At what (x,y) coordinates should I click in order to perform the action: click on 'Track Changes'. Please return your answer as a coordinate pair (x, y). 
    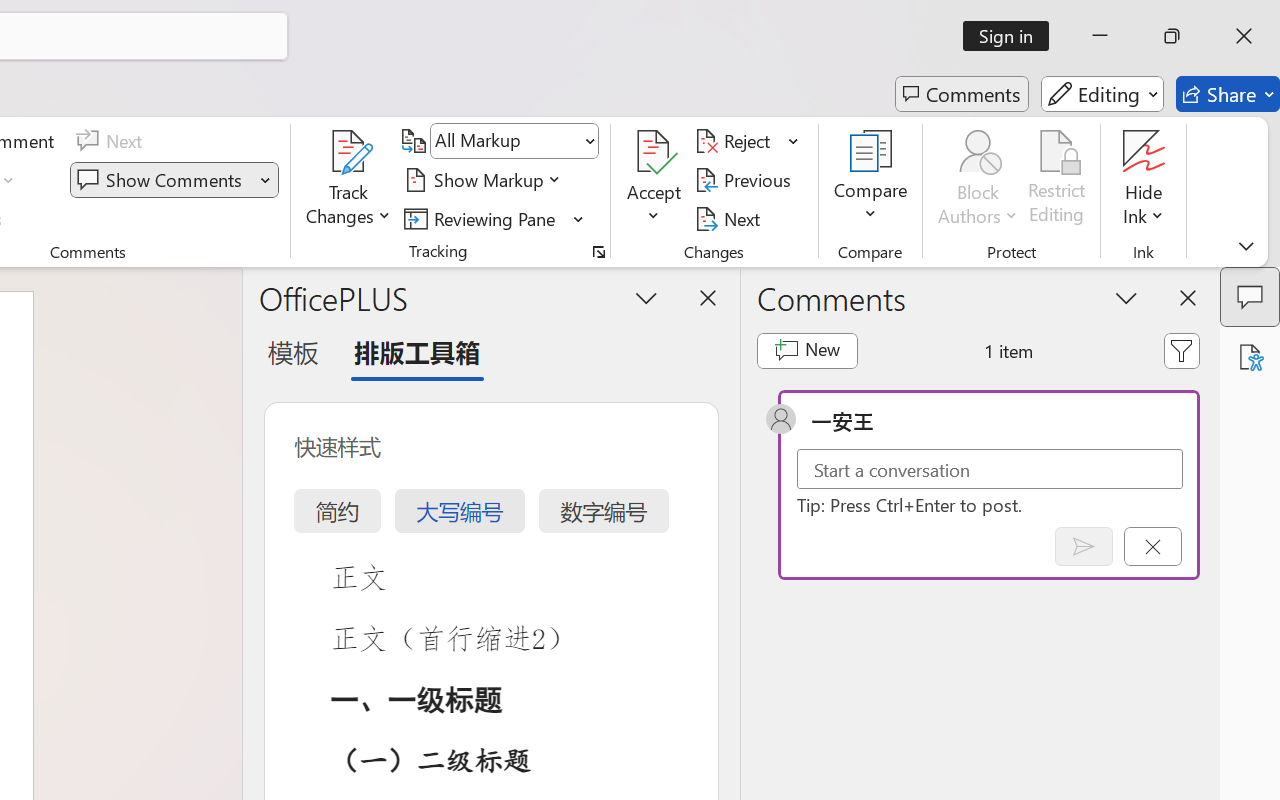
    Looking at the image, I should click on (349, 179).